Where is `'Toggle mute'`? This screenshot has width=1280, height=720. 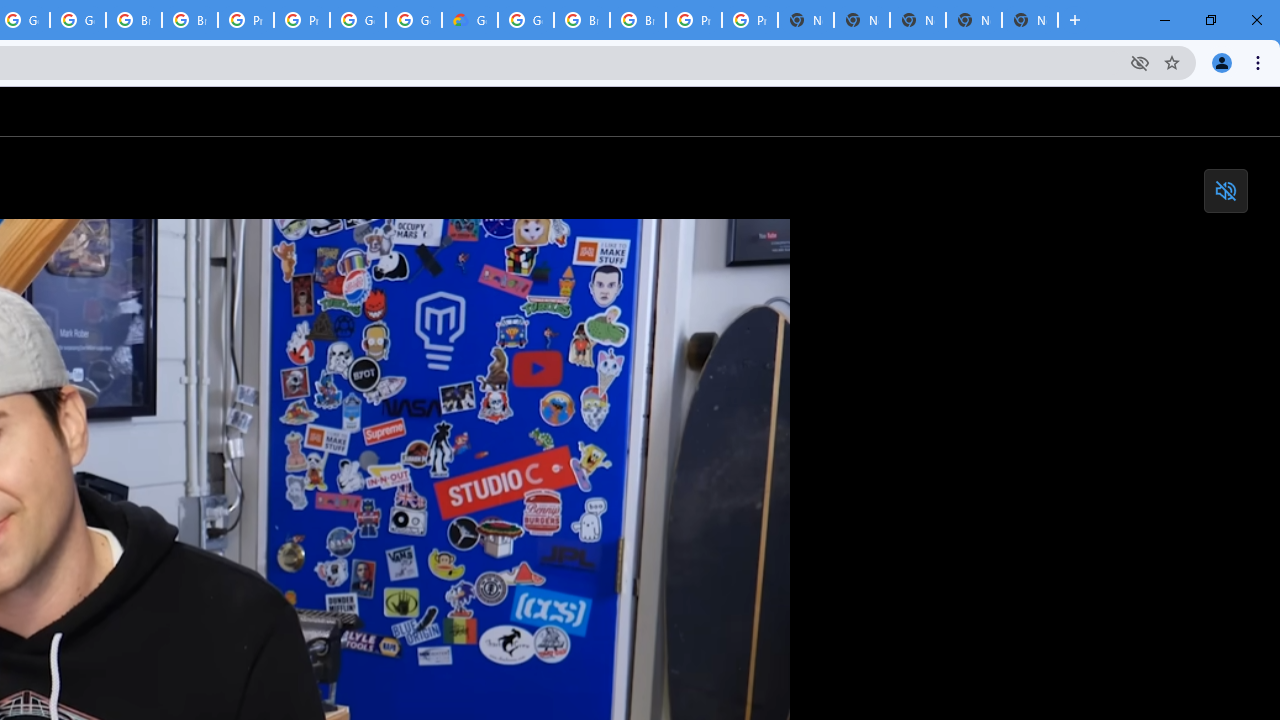
'Toggle mute' is located at coordinates (1225, 191).